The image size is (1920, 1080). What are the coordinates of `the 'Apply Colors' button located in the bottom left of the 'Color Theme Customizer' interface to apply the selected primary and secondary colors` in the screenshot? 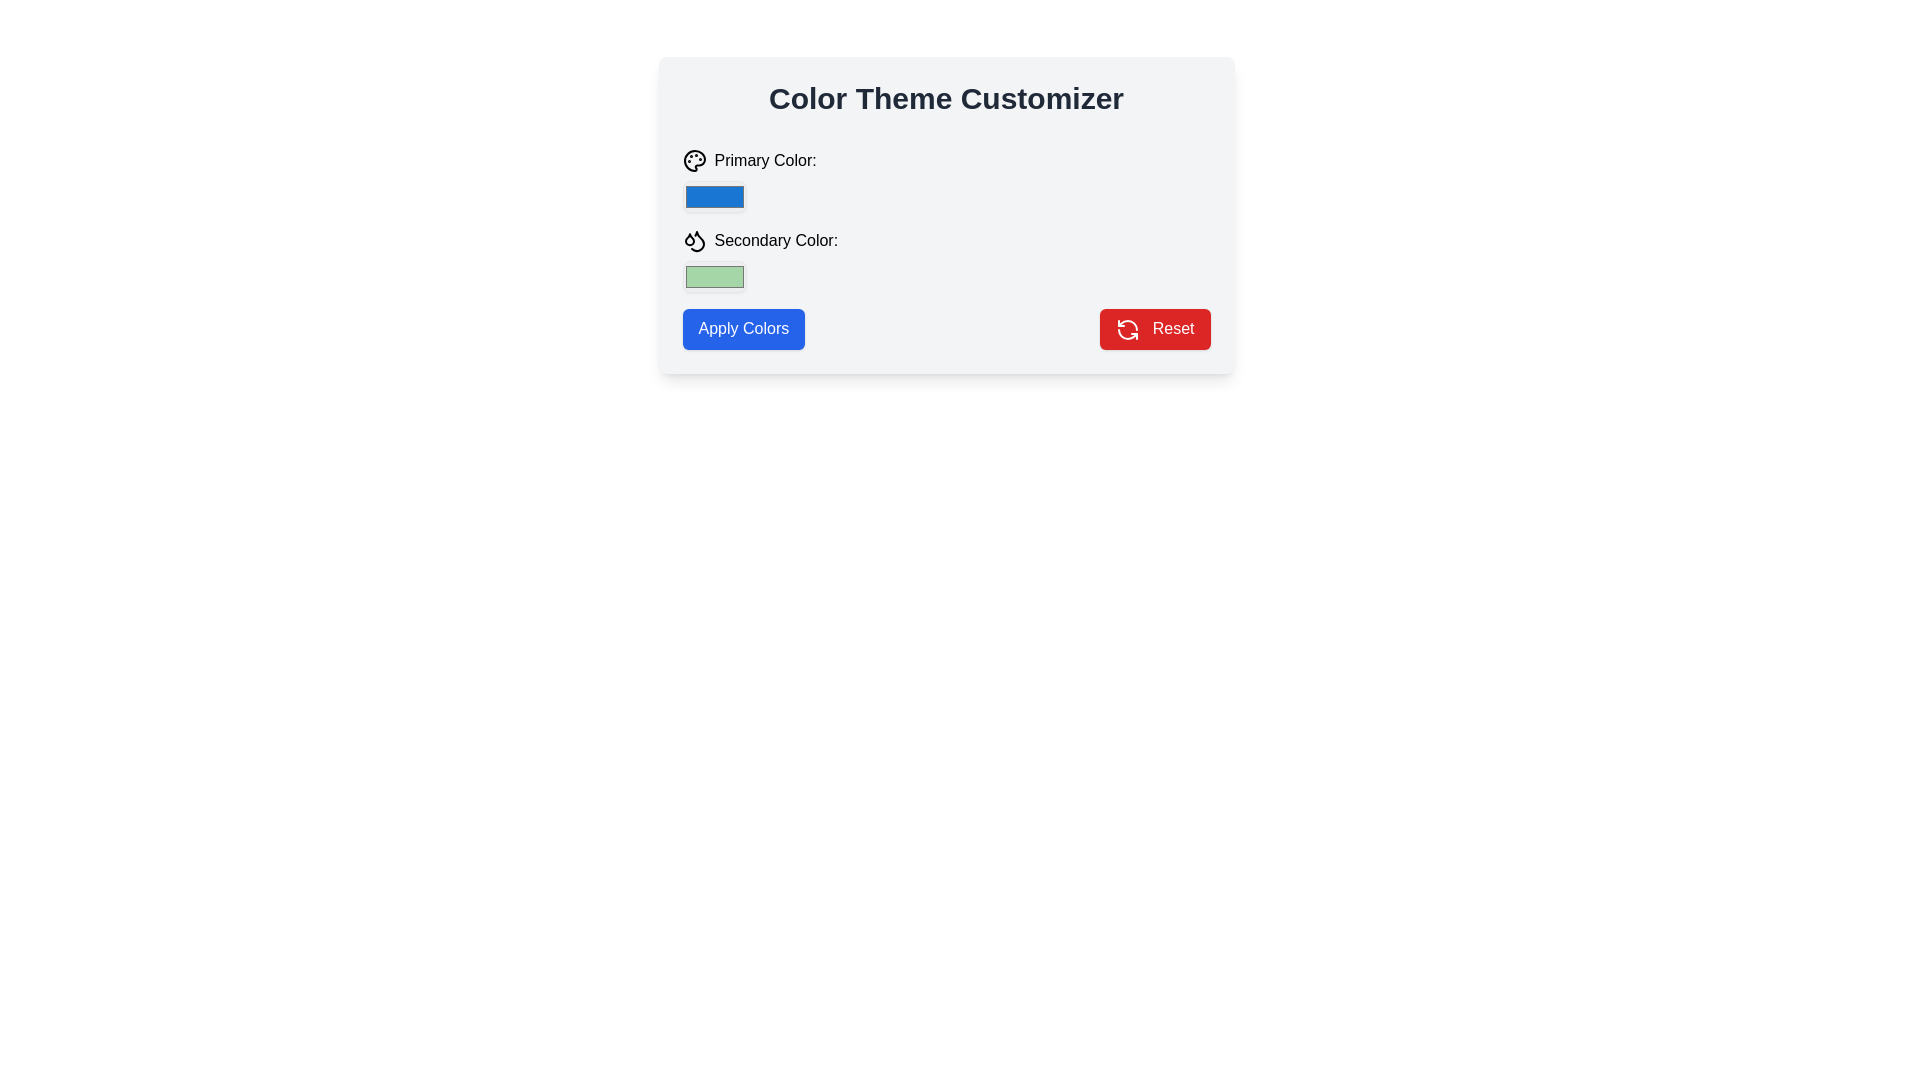 It's located at (742, 328).